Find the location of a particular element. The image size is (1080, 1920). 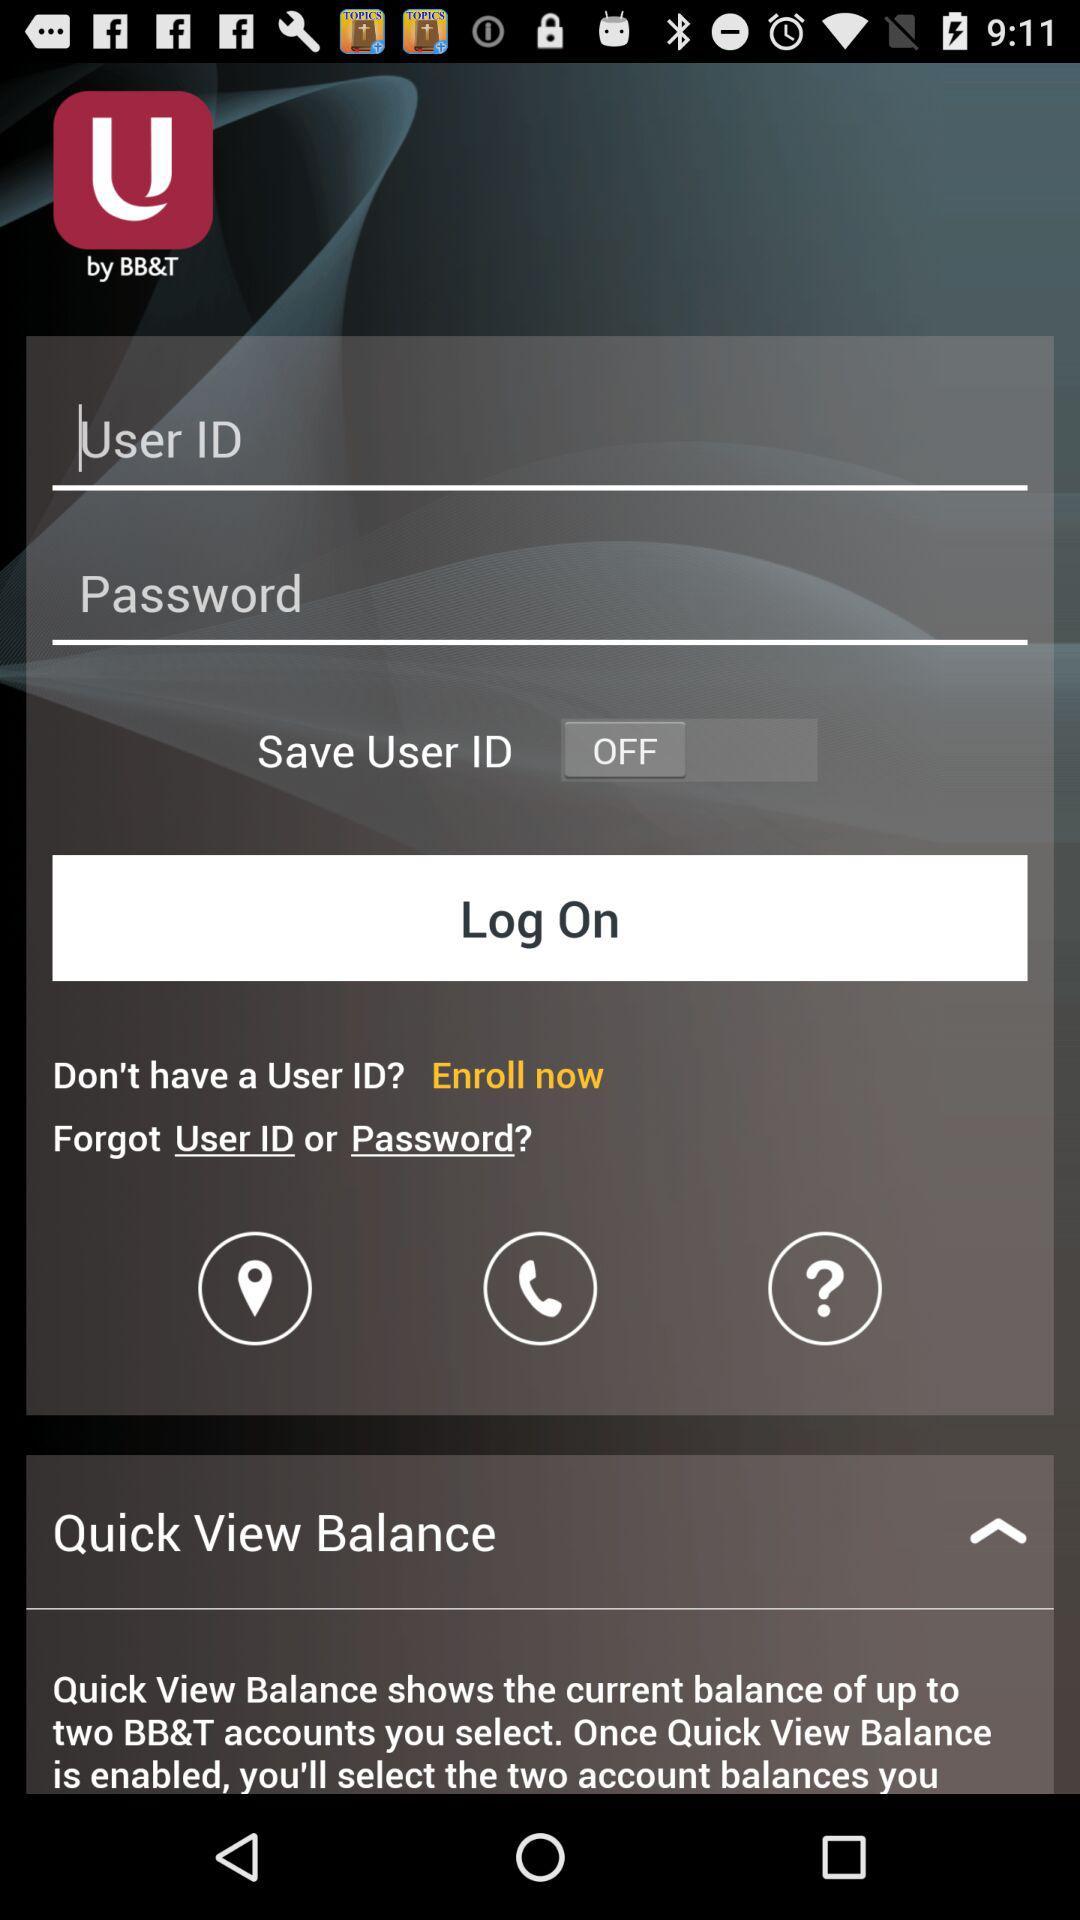

password? item is located at coordinates (440, 1137).